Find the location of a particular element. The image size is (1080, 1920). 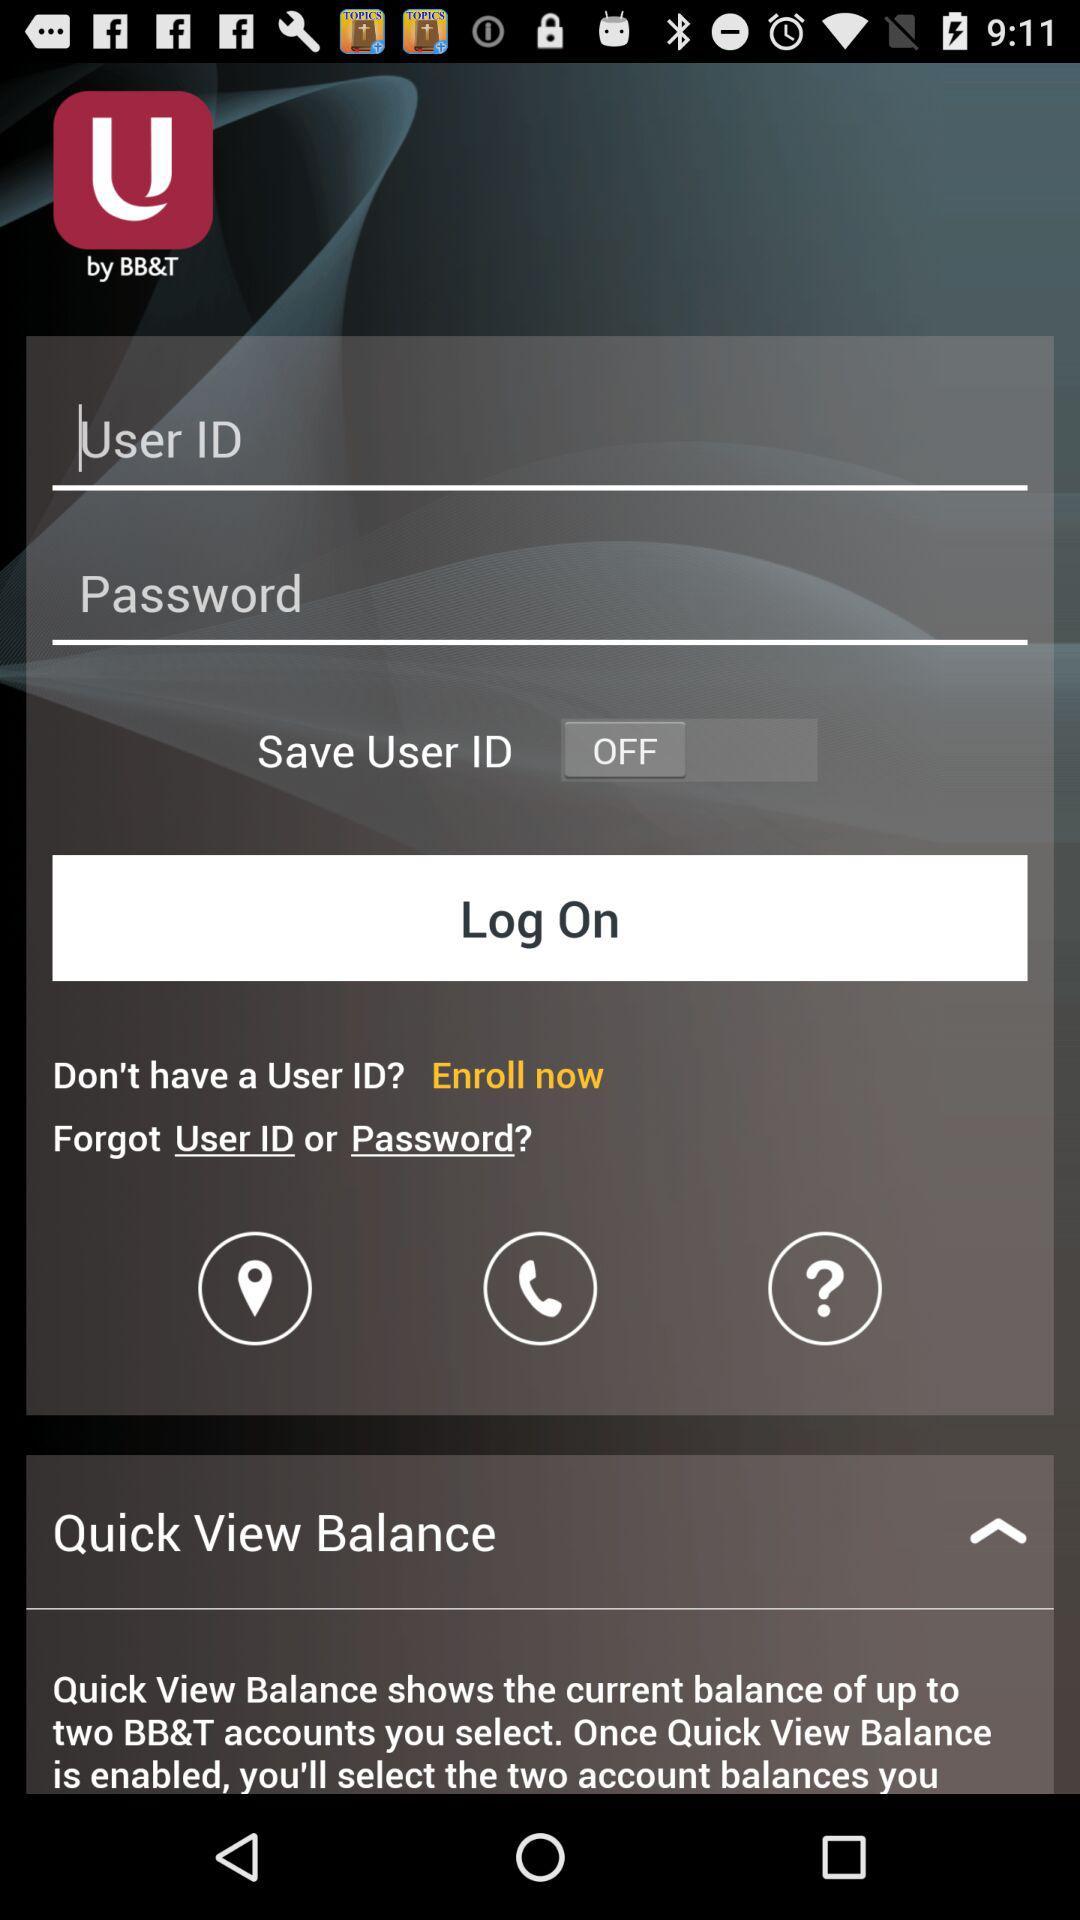

password? item is located at coordinates (440, 1137).